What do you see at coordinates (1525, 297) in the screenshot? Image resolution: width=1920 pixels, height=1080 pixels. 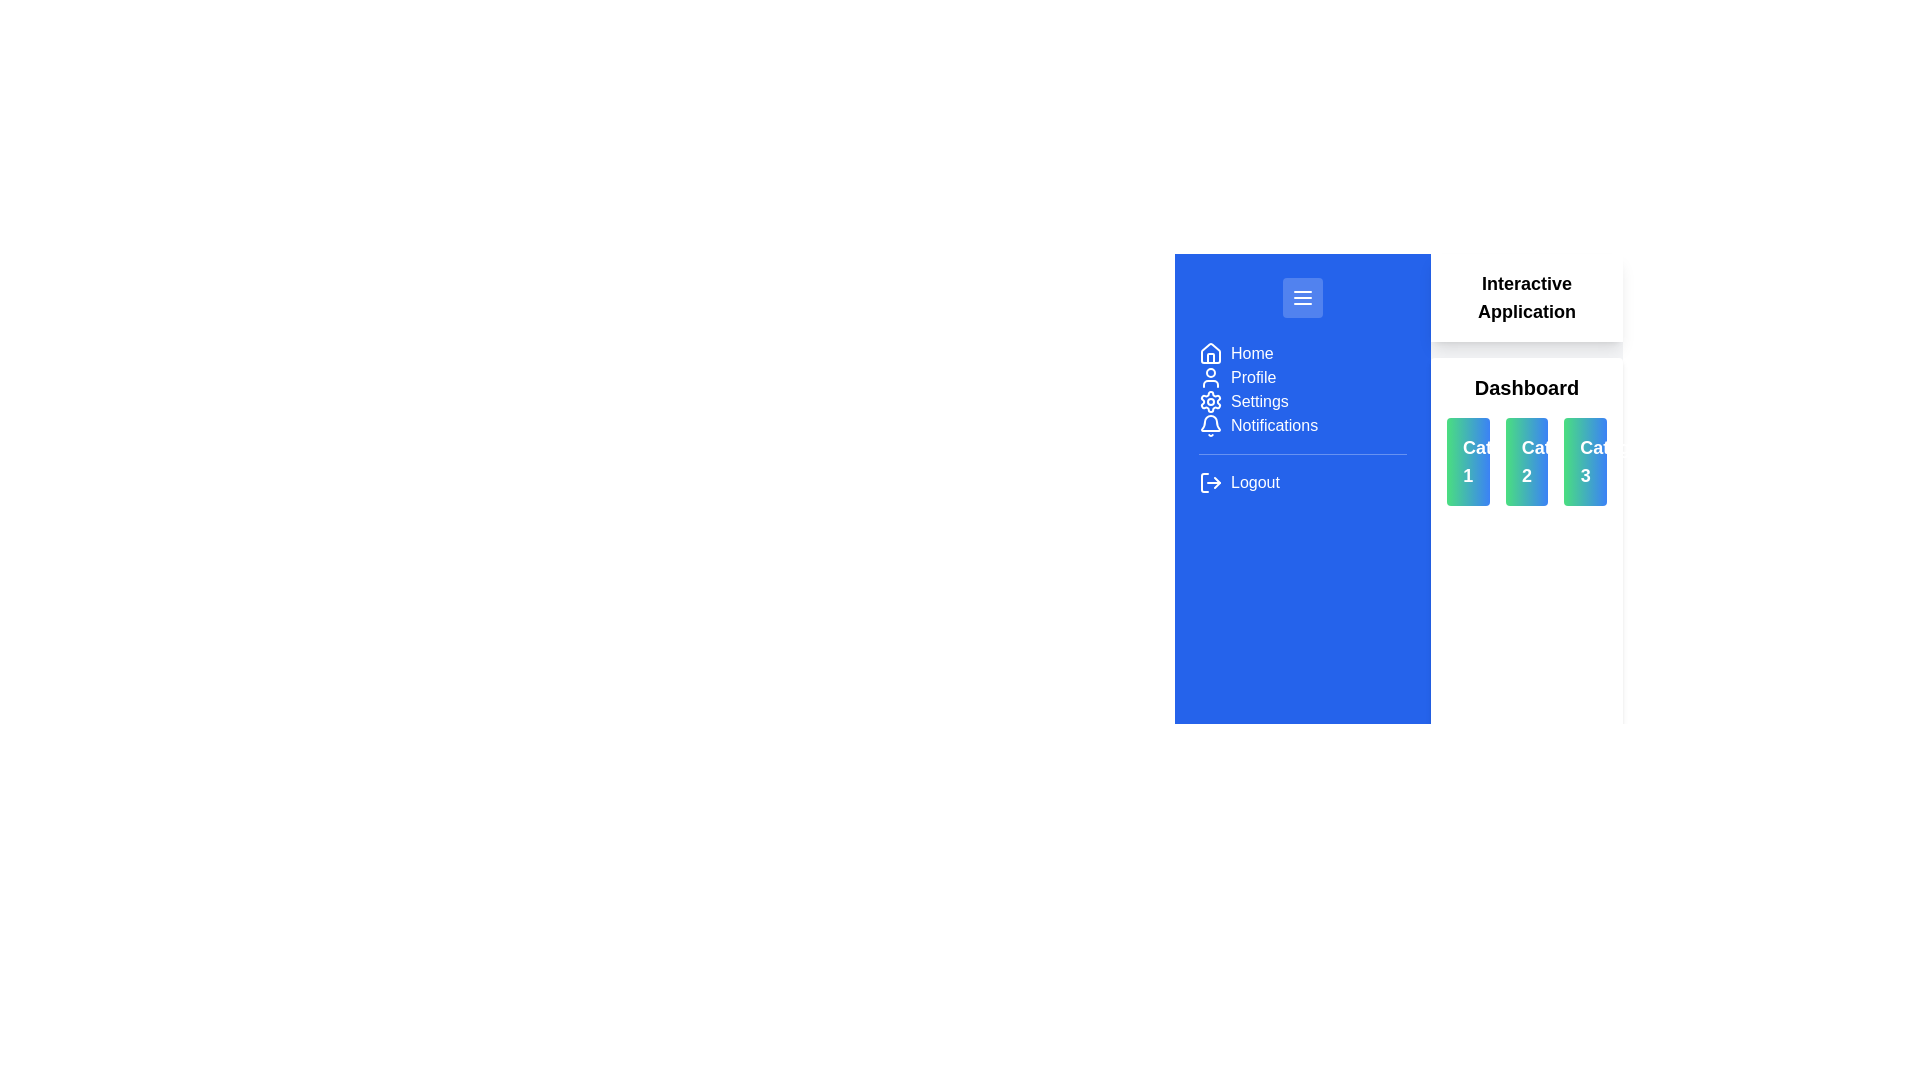 I see `the header text label located in the top-right section of the interface, which provides context for the dashboard content below` at bounding box center [1525, 297].